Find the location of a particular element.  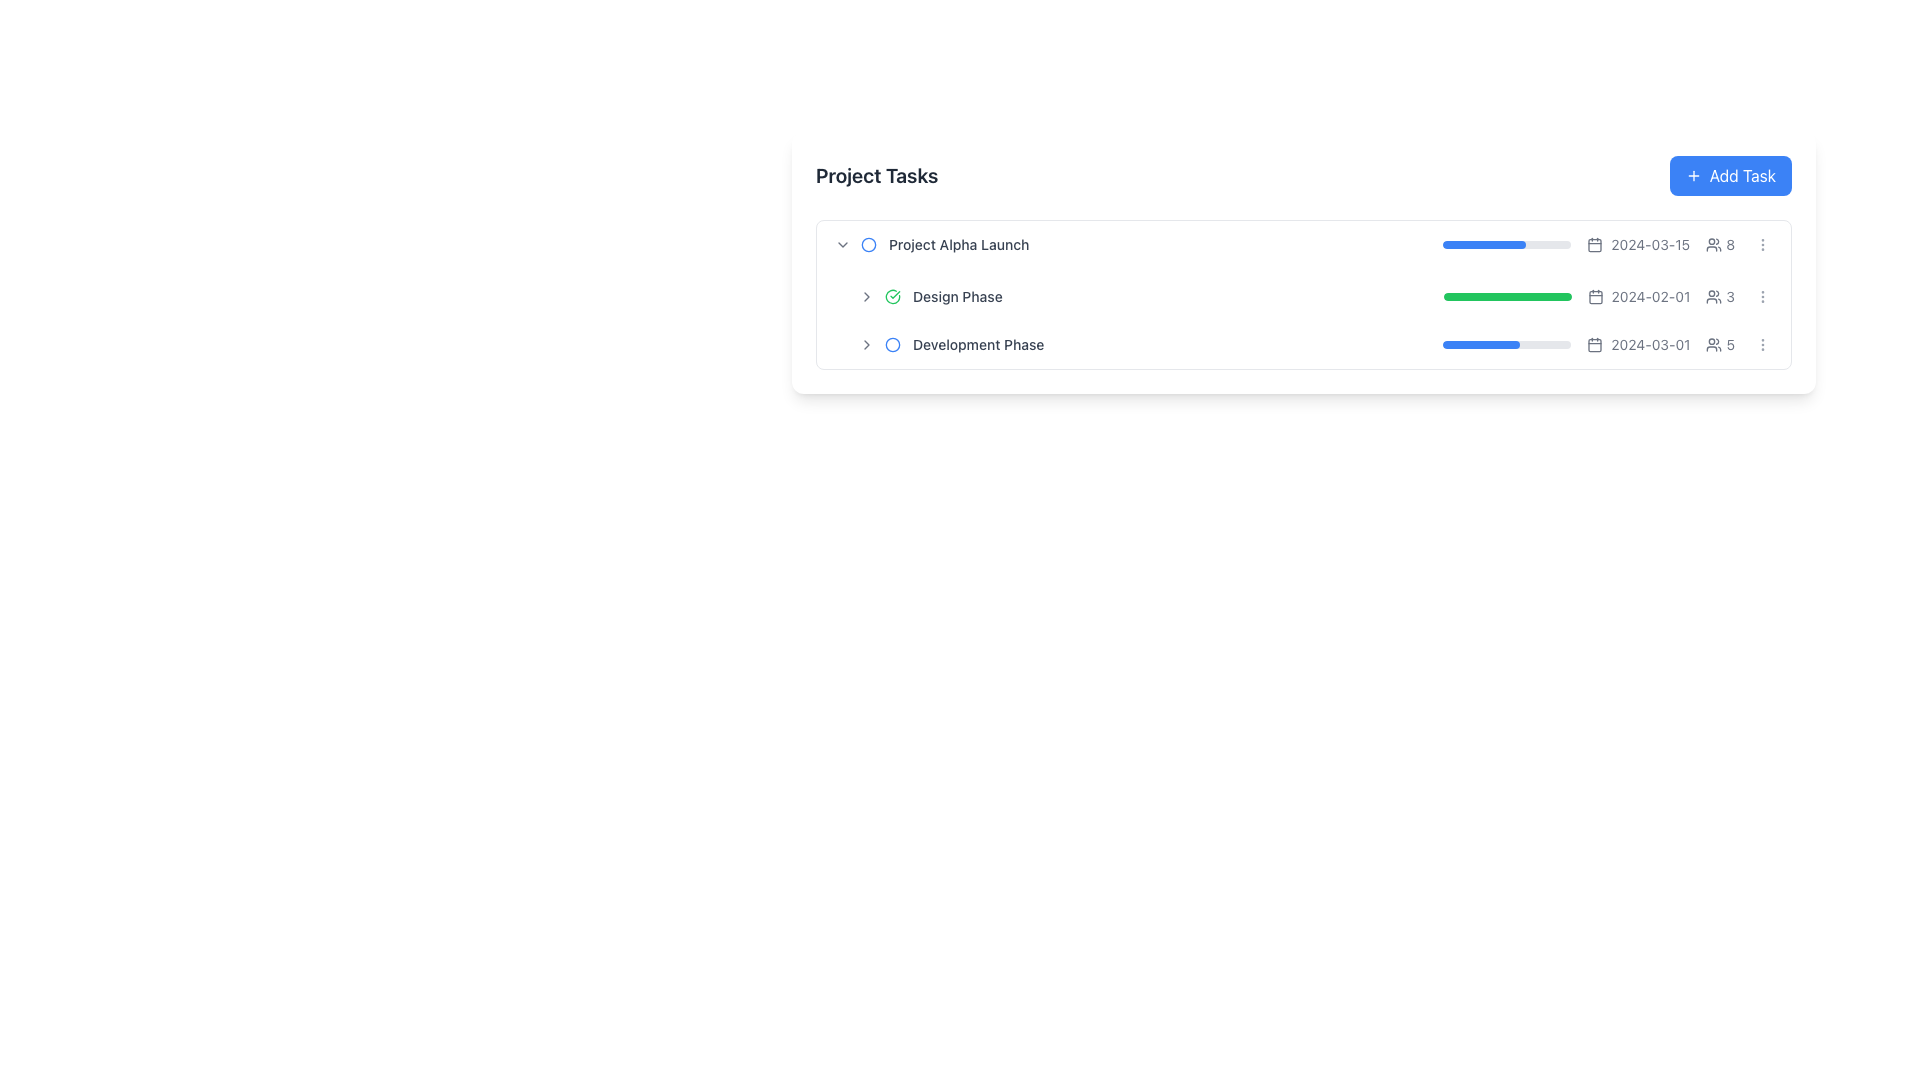

the button located in the top-right corner of the 'Project Tasks' header to observe the hover effects is located at coordinates (1729, 175).